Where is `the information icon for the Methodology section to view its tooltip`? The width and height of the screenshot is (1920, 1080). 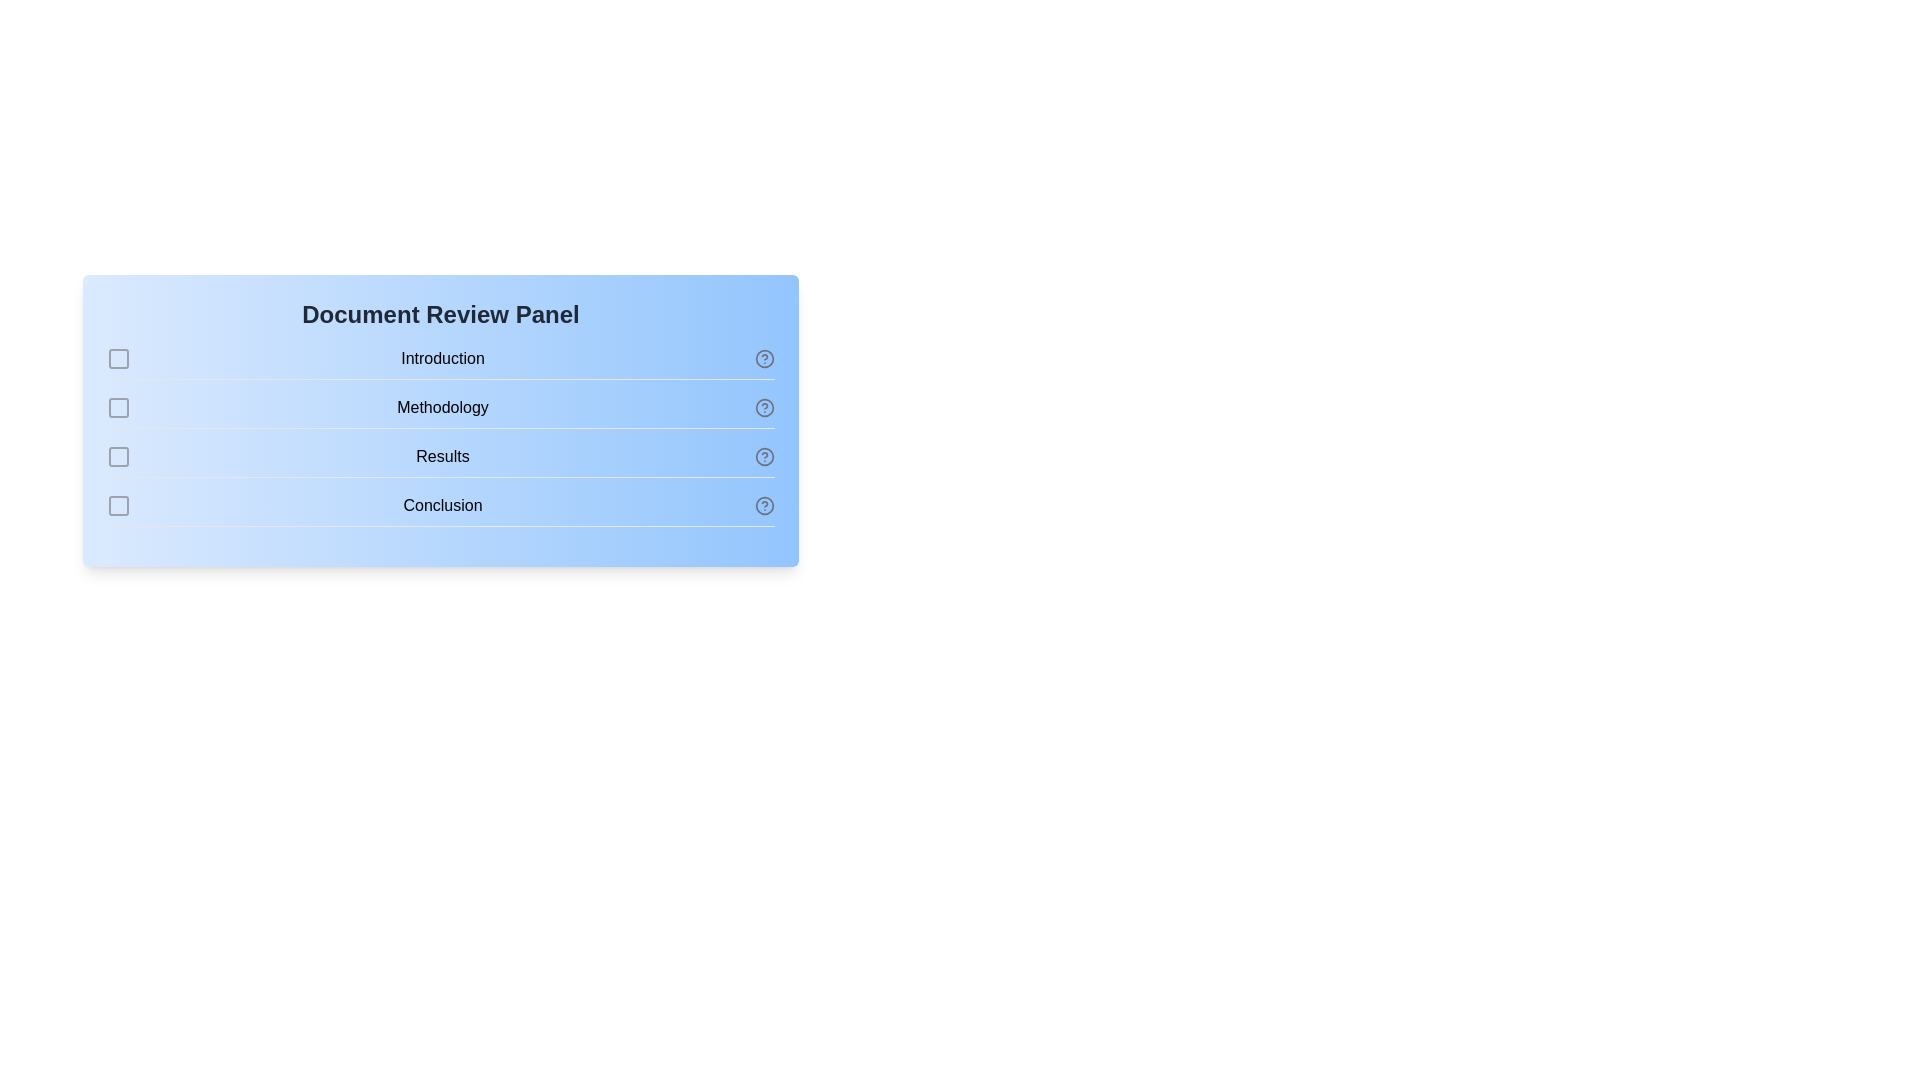 the information icon for the Methodology section to view its tooltip is located at coordinates (763, 407).